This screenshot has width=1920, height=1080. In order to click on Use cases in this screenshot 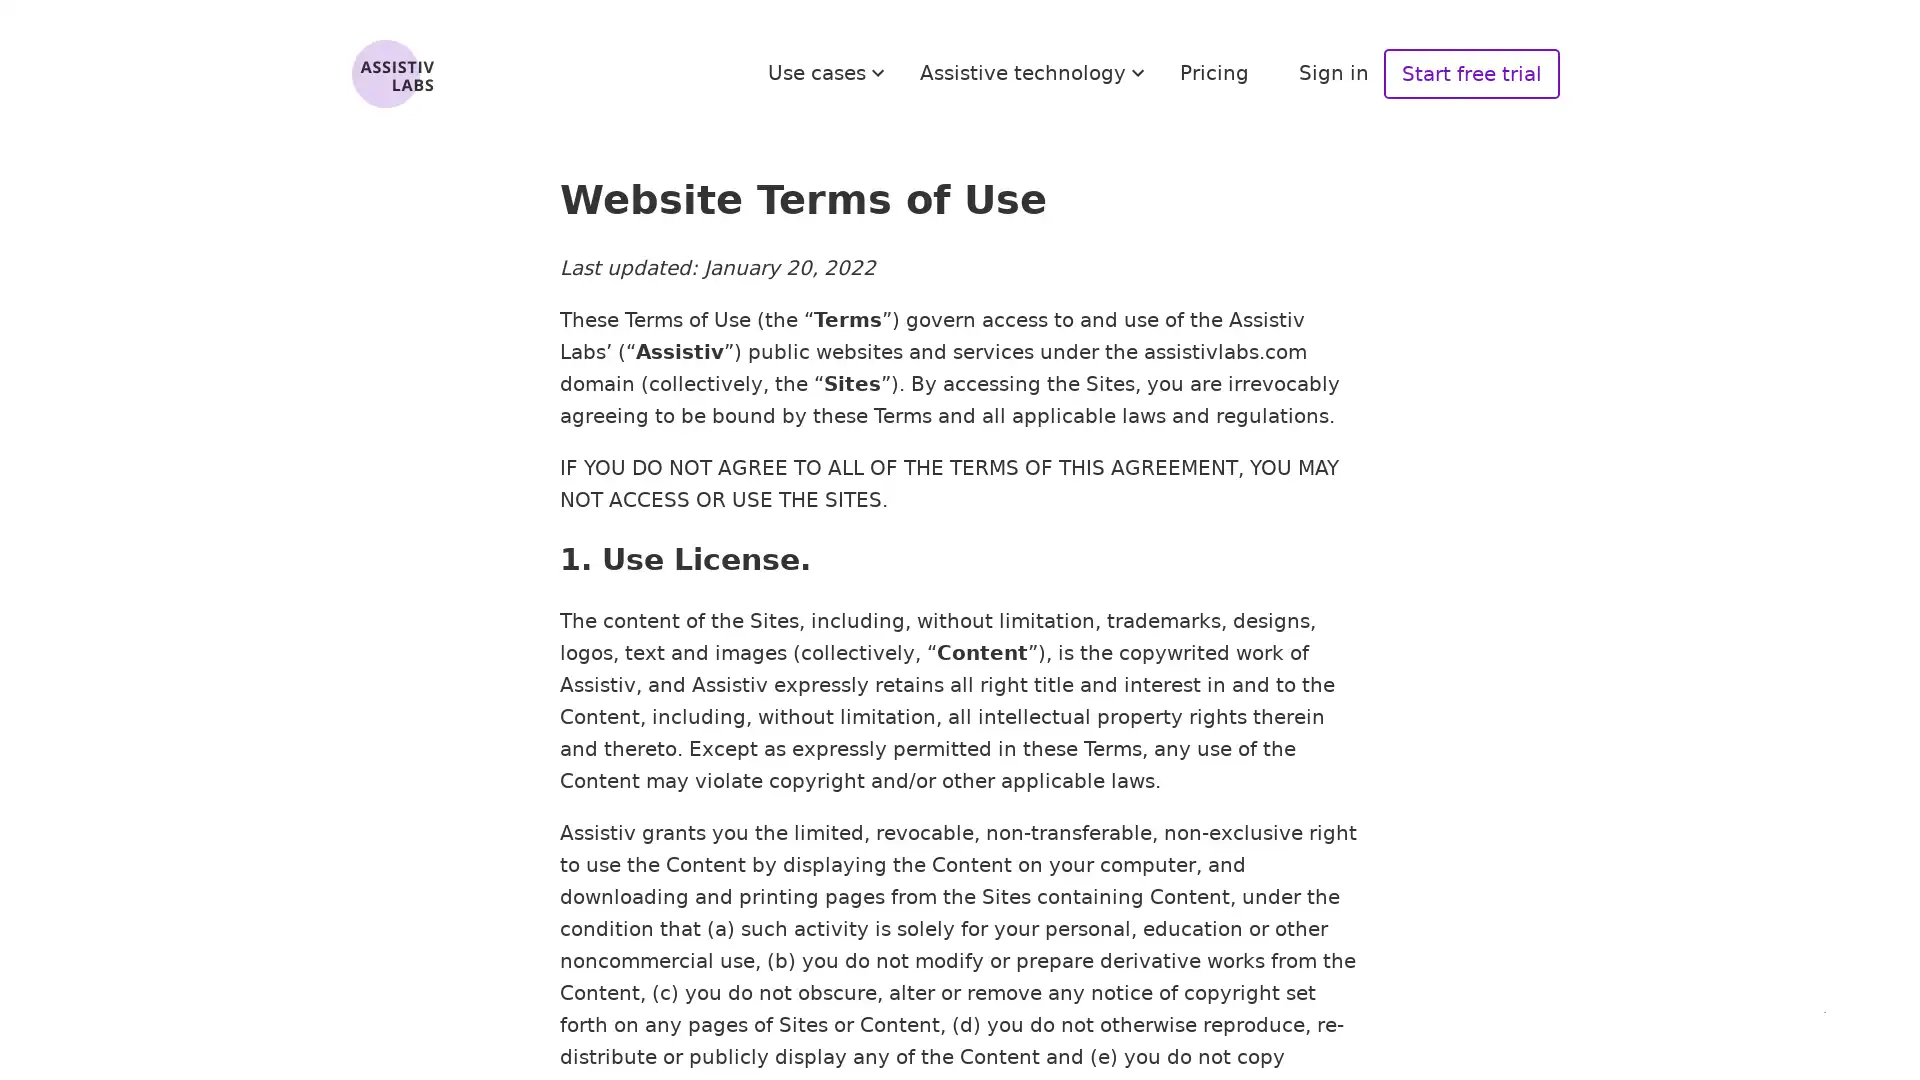, I will do `click(829, 72)`.